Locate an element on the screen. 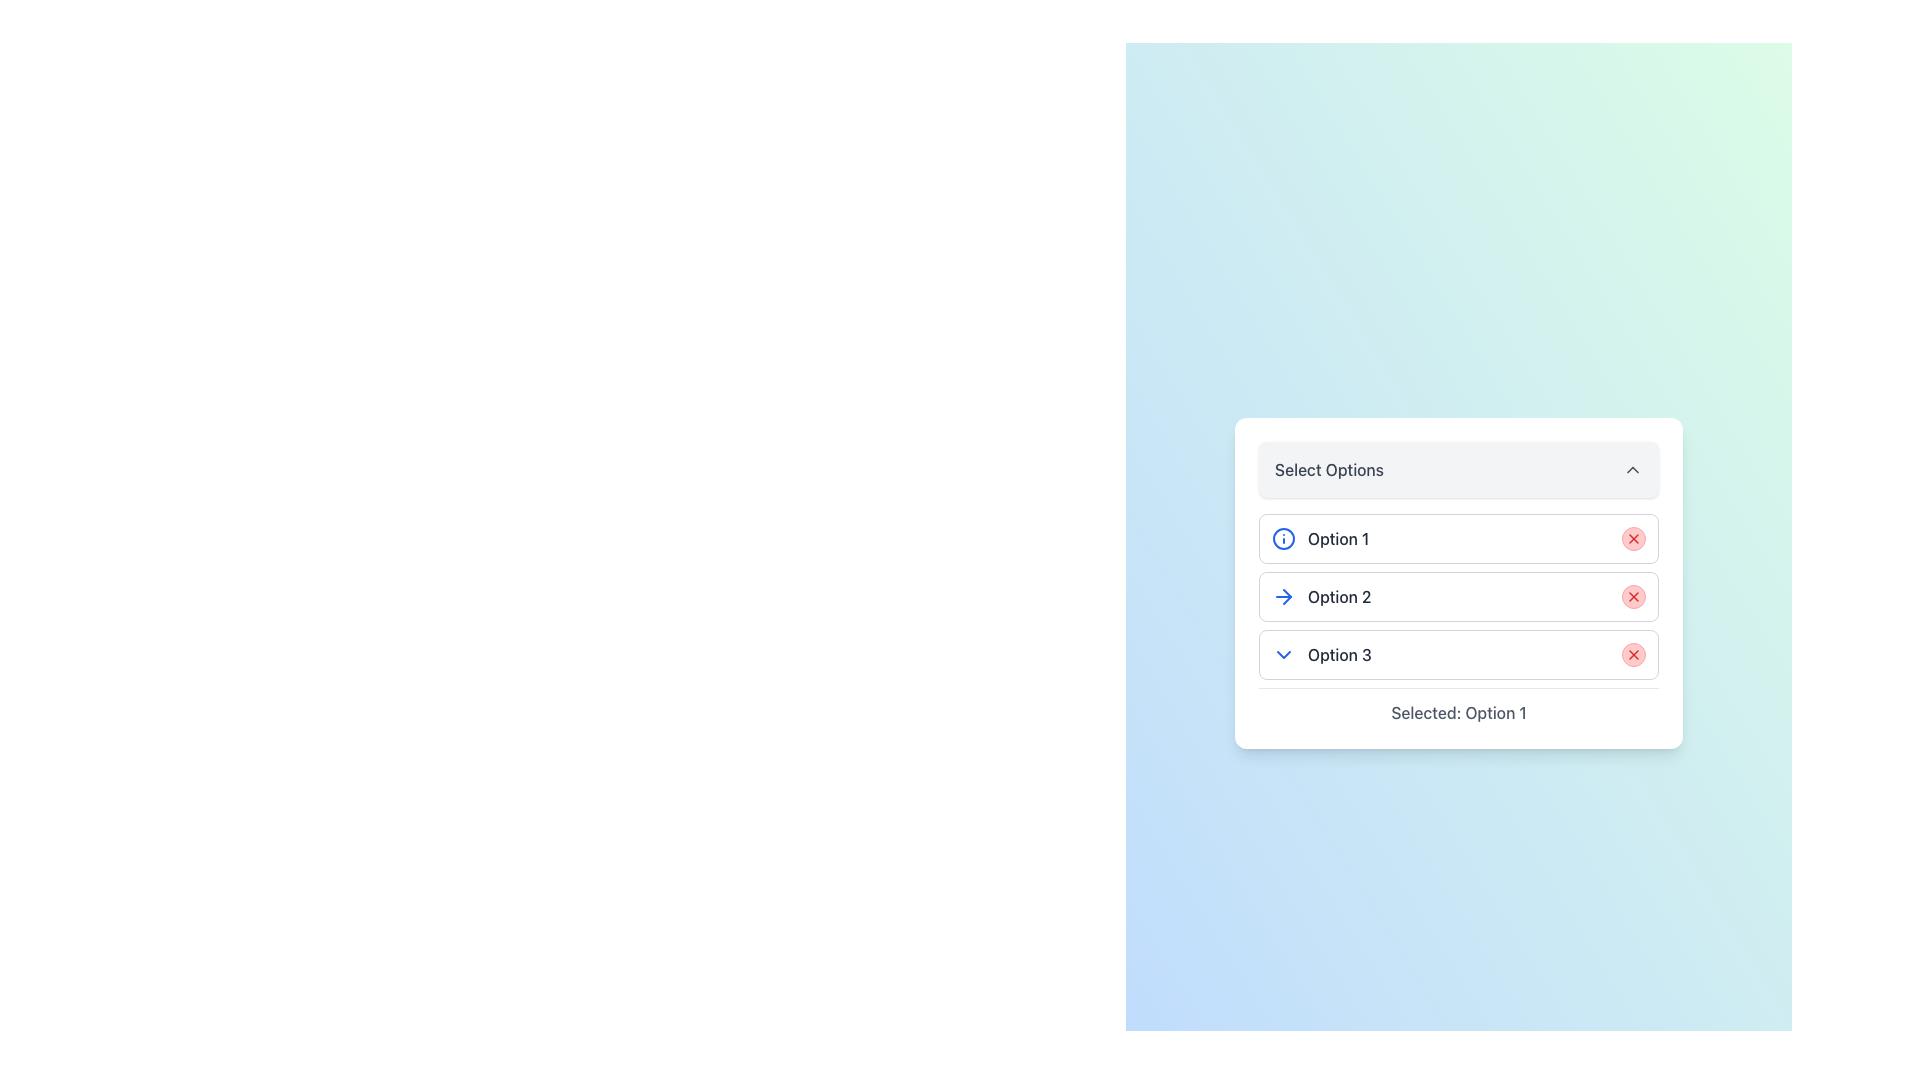 The image size is (1920, 1080). the circular red button with a white 'X' icon located in the top-right corner of the list item labeled 'Option 2' to observe visual feedback is located at coordinates (1633, 595).